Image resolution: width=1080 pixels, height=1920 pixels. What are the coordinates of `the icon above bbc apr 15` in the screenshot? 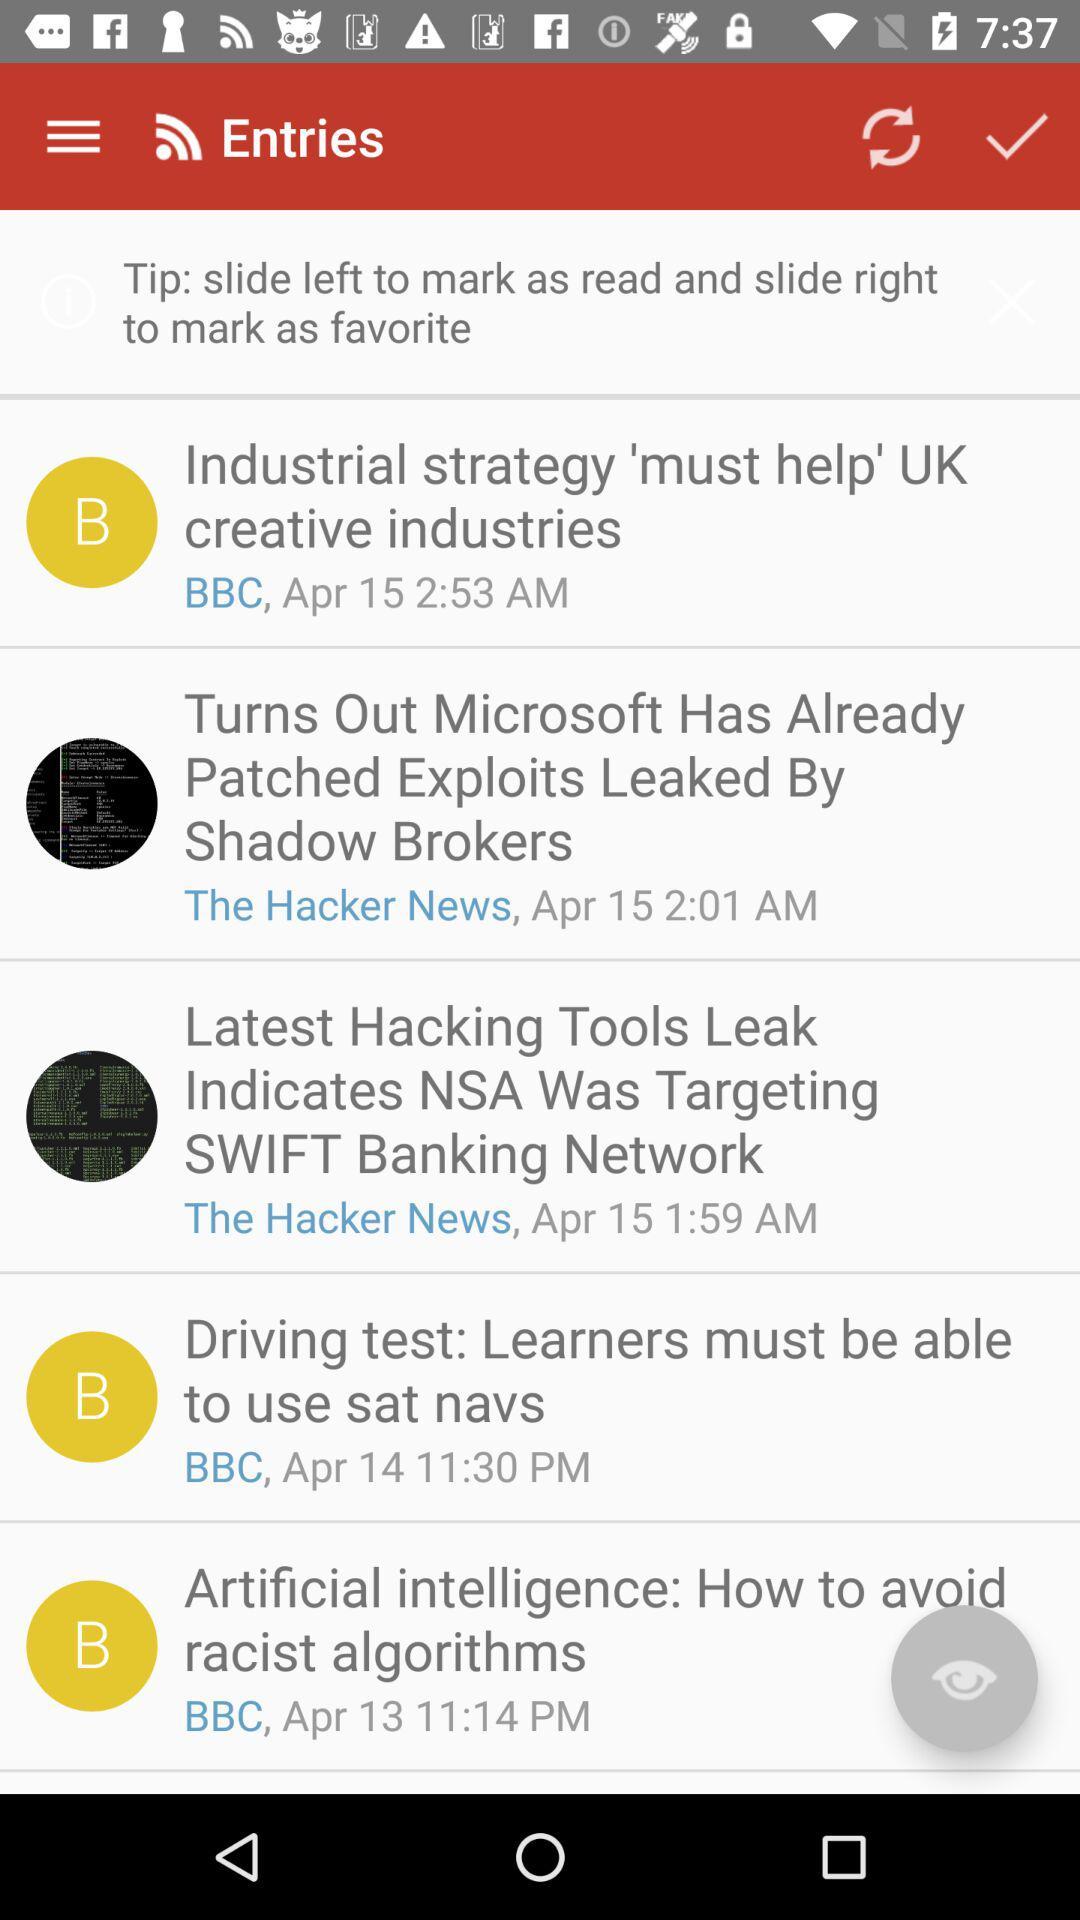 It's located at (611, 494).